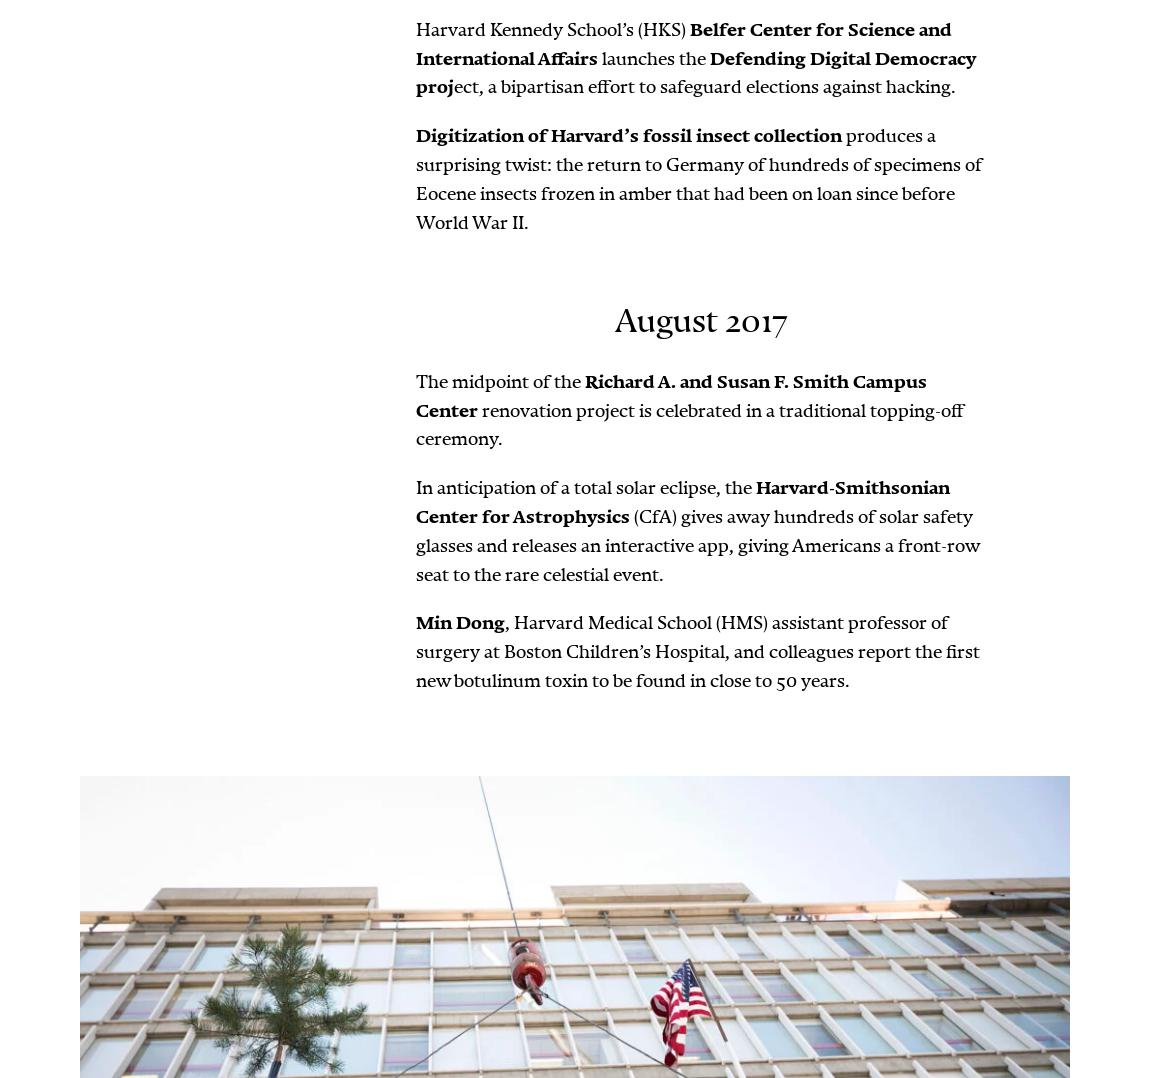 This screenshot has height=1078, width=1150. Describe the element at coordinates (553, 27) in the screenshot. I see `'Harvard Kennedy School’s (HKS)'` at that location.